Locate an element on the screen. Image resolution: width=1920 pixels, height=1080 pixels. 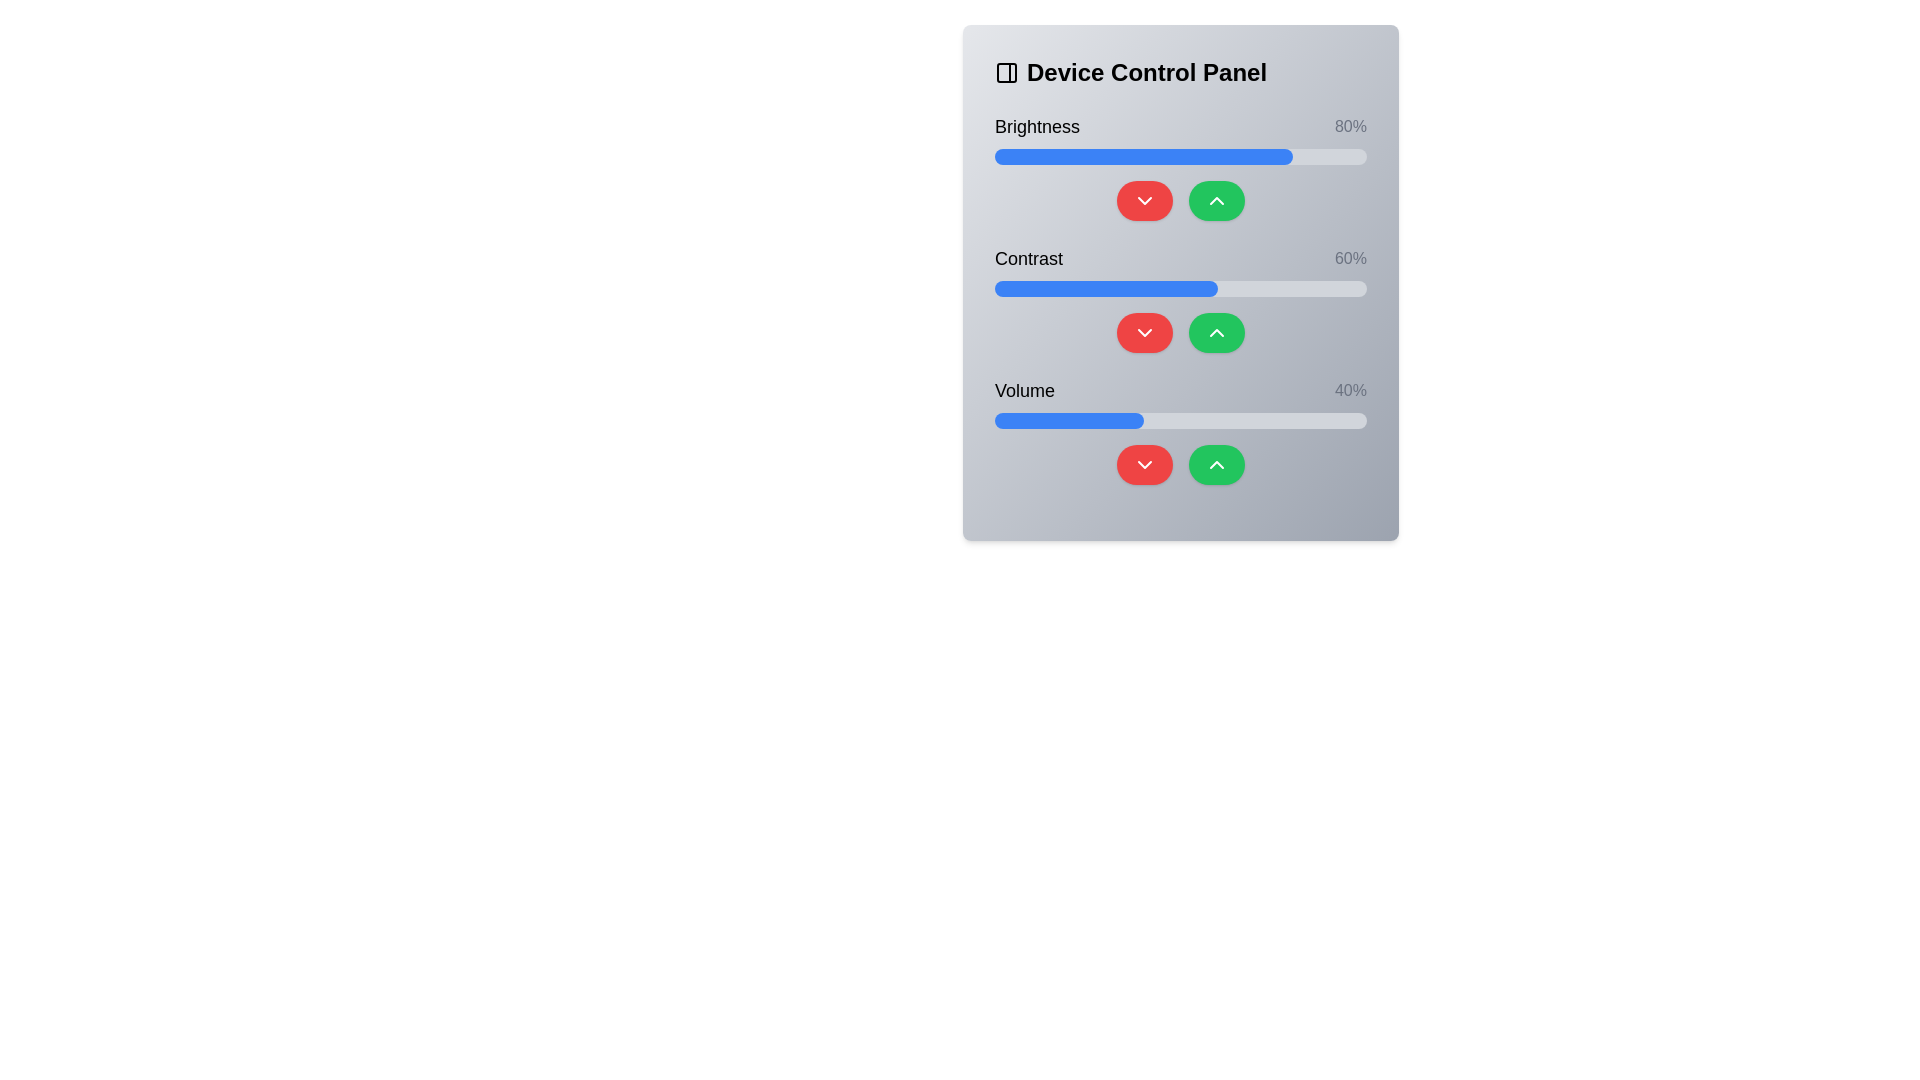
the rightmost rounded button with a green background and white text, featuring an upward-pointing chevron arrow icon, located under the 'Brightness' label in the control panel is located at coordinates (1216, 200).